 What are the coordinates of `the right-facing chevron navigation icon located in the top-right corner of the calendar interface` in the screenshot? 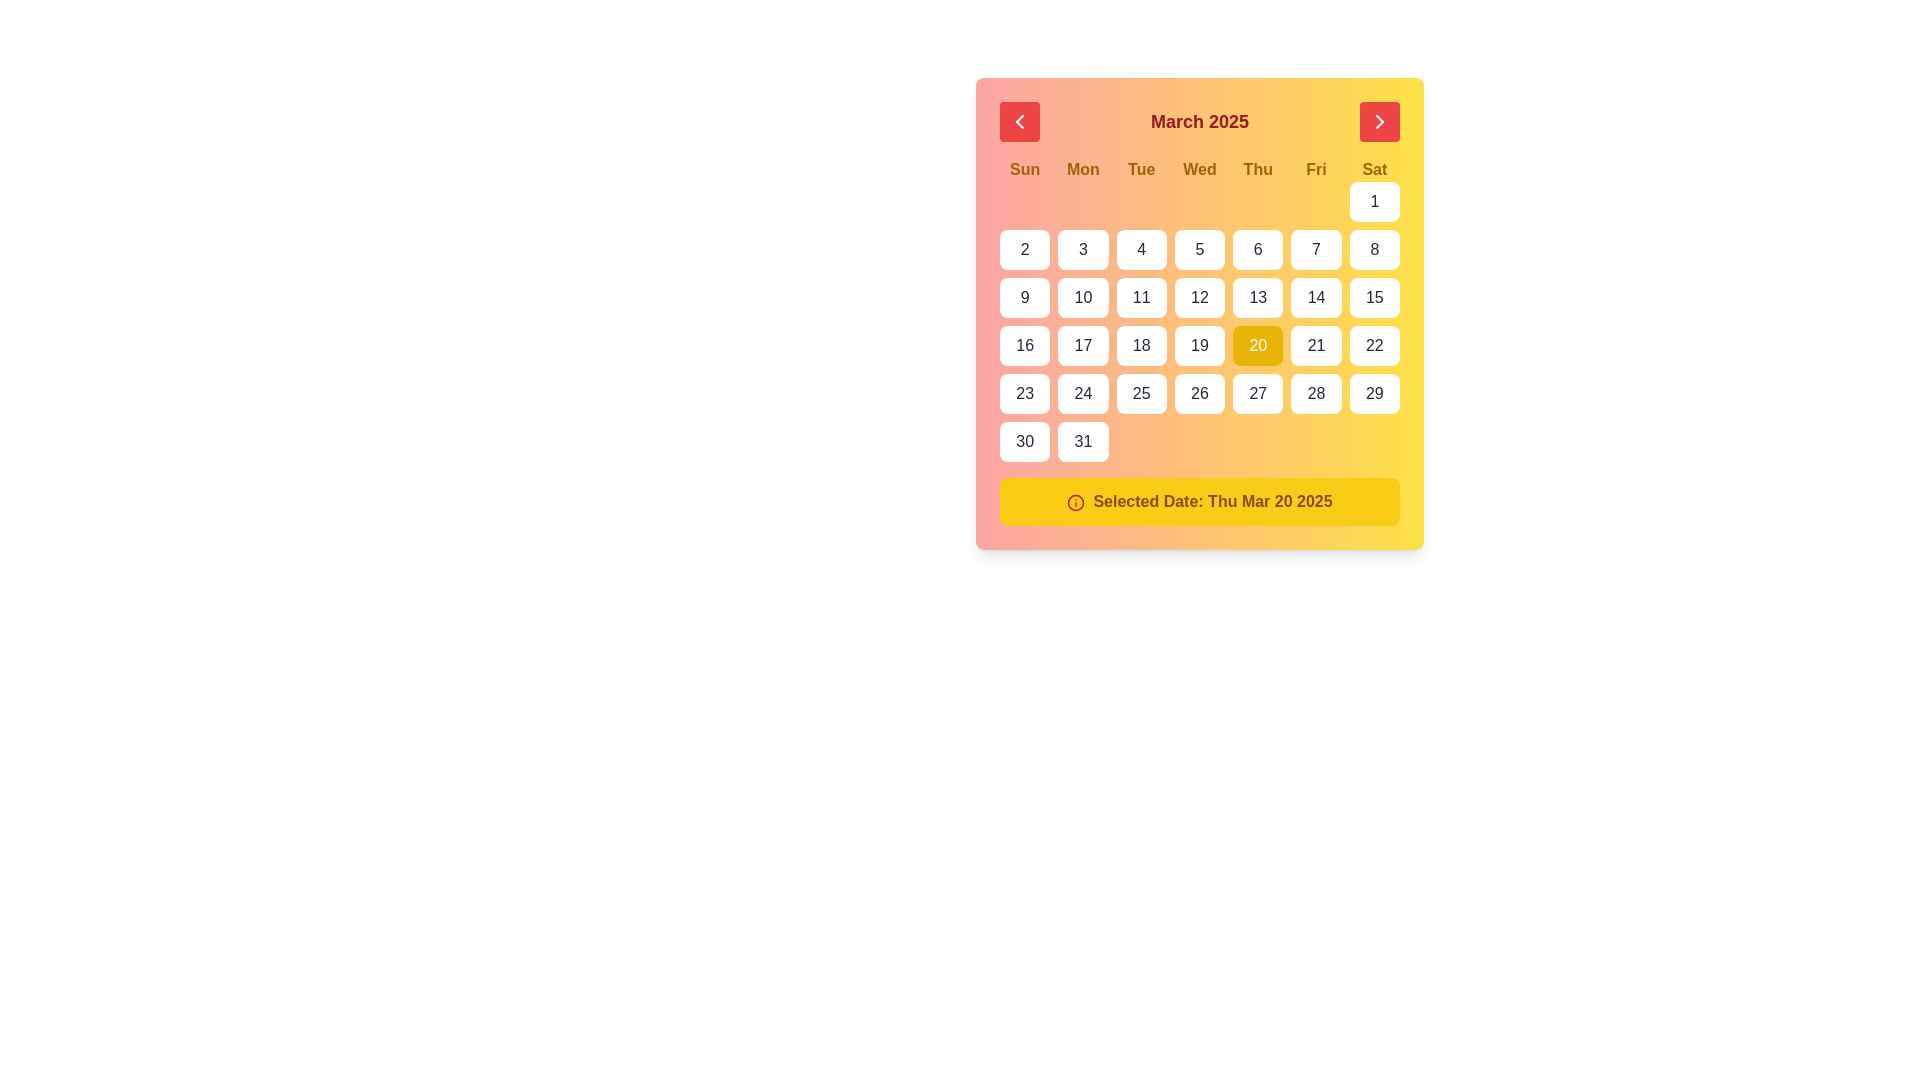 It's located at (1379, 122).